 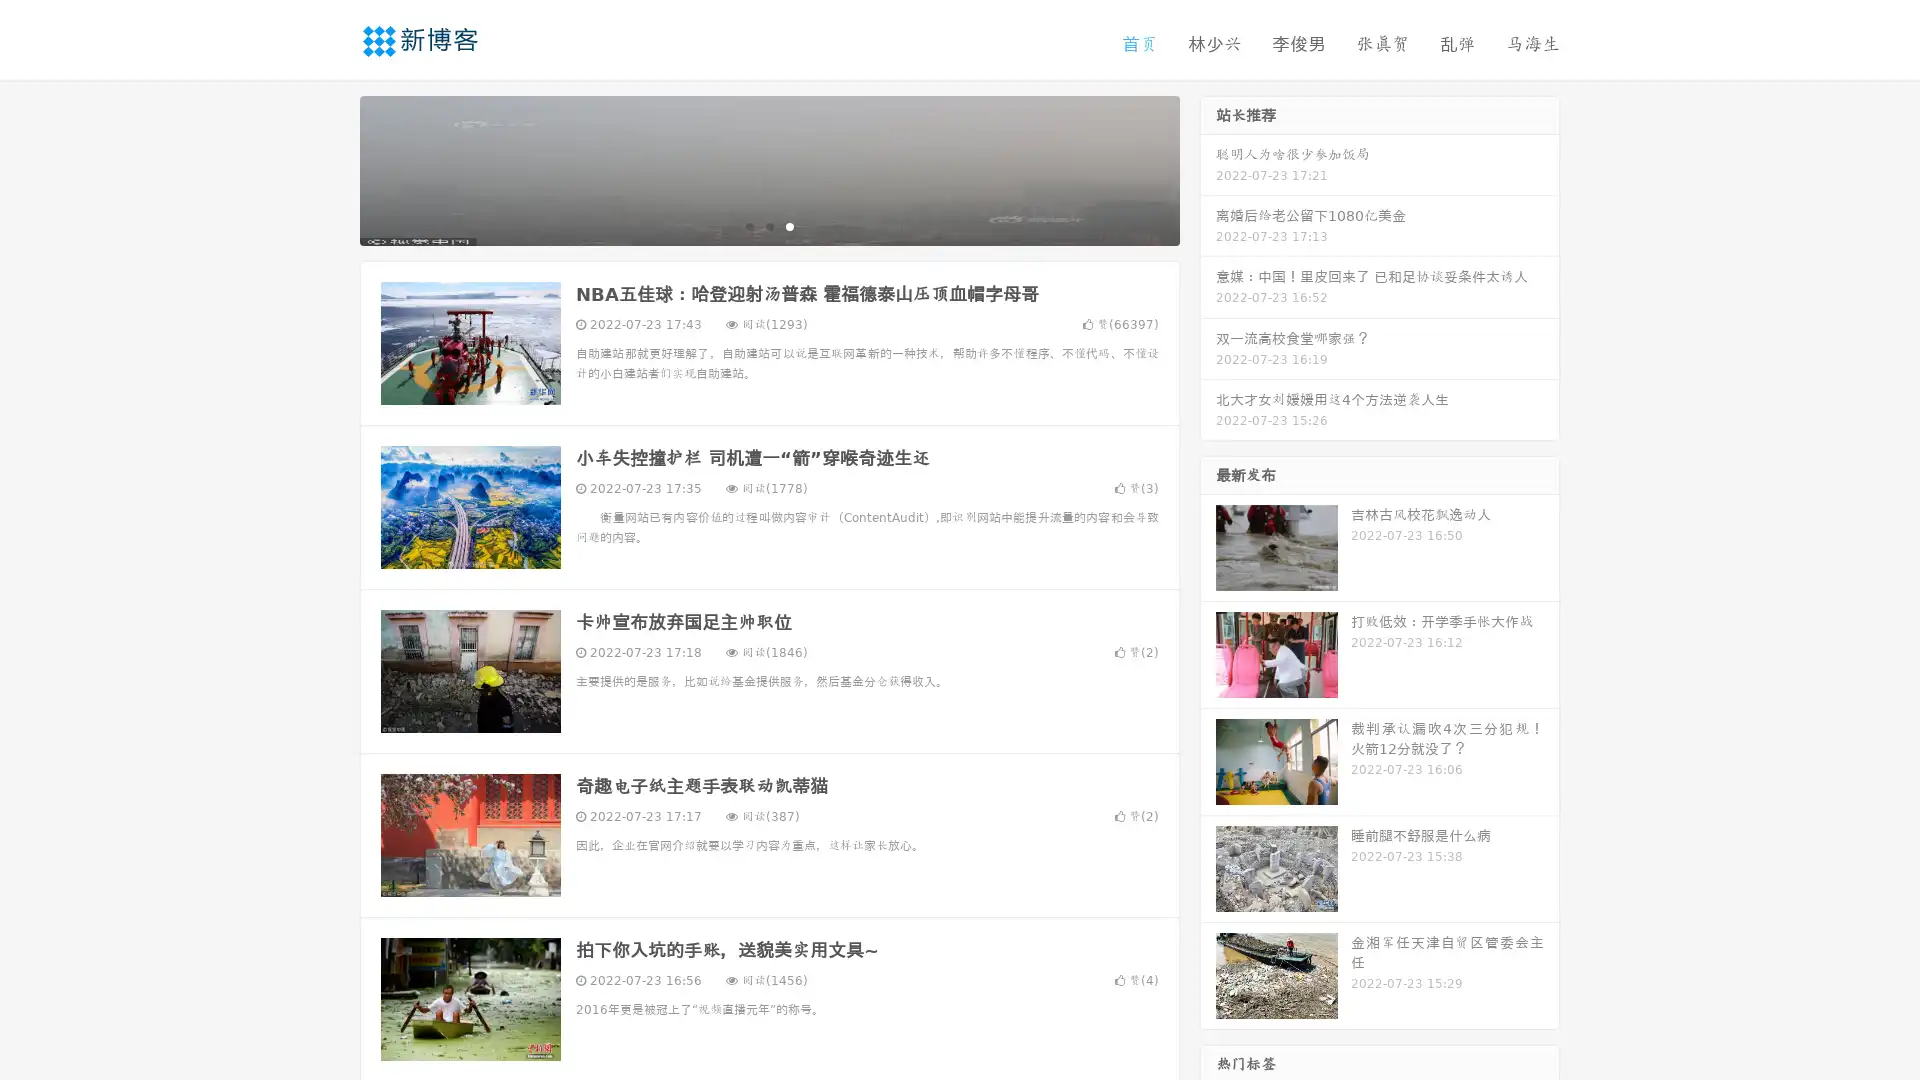 What do you see at coordinates (768, 225) in the screenshot?
I see `Go to slide 2` at bounding box center [768, 225].